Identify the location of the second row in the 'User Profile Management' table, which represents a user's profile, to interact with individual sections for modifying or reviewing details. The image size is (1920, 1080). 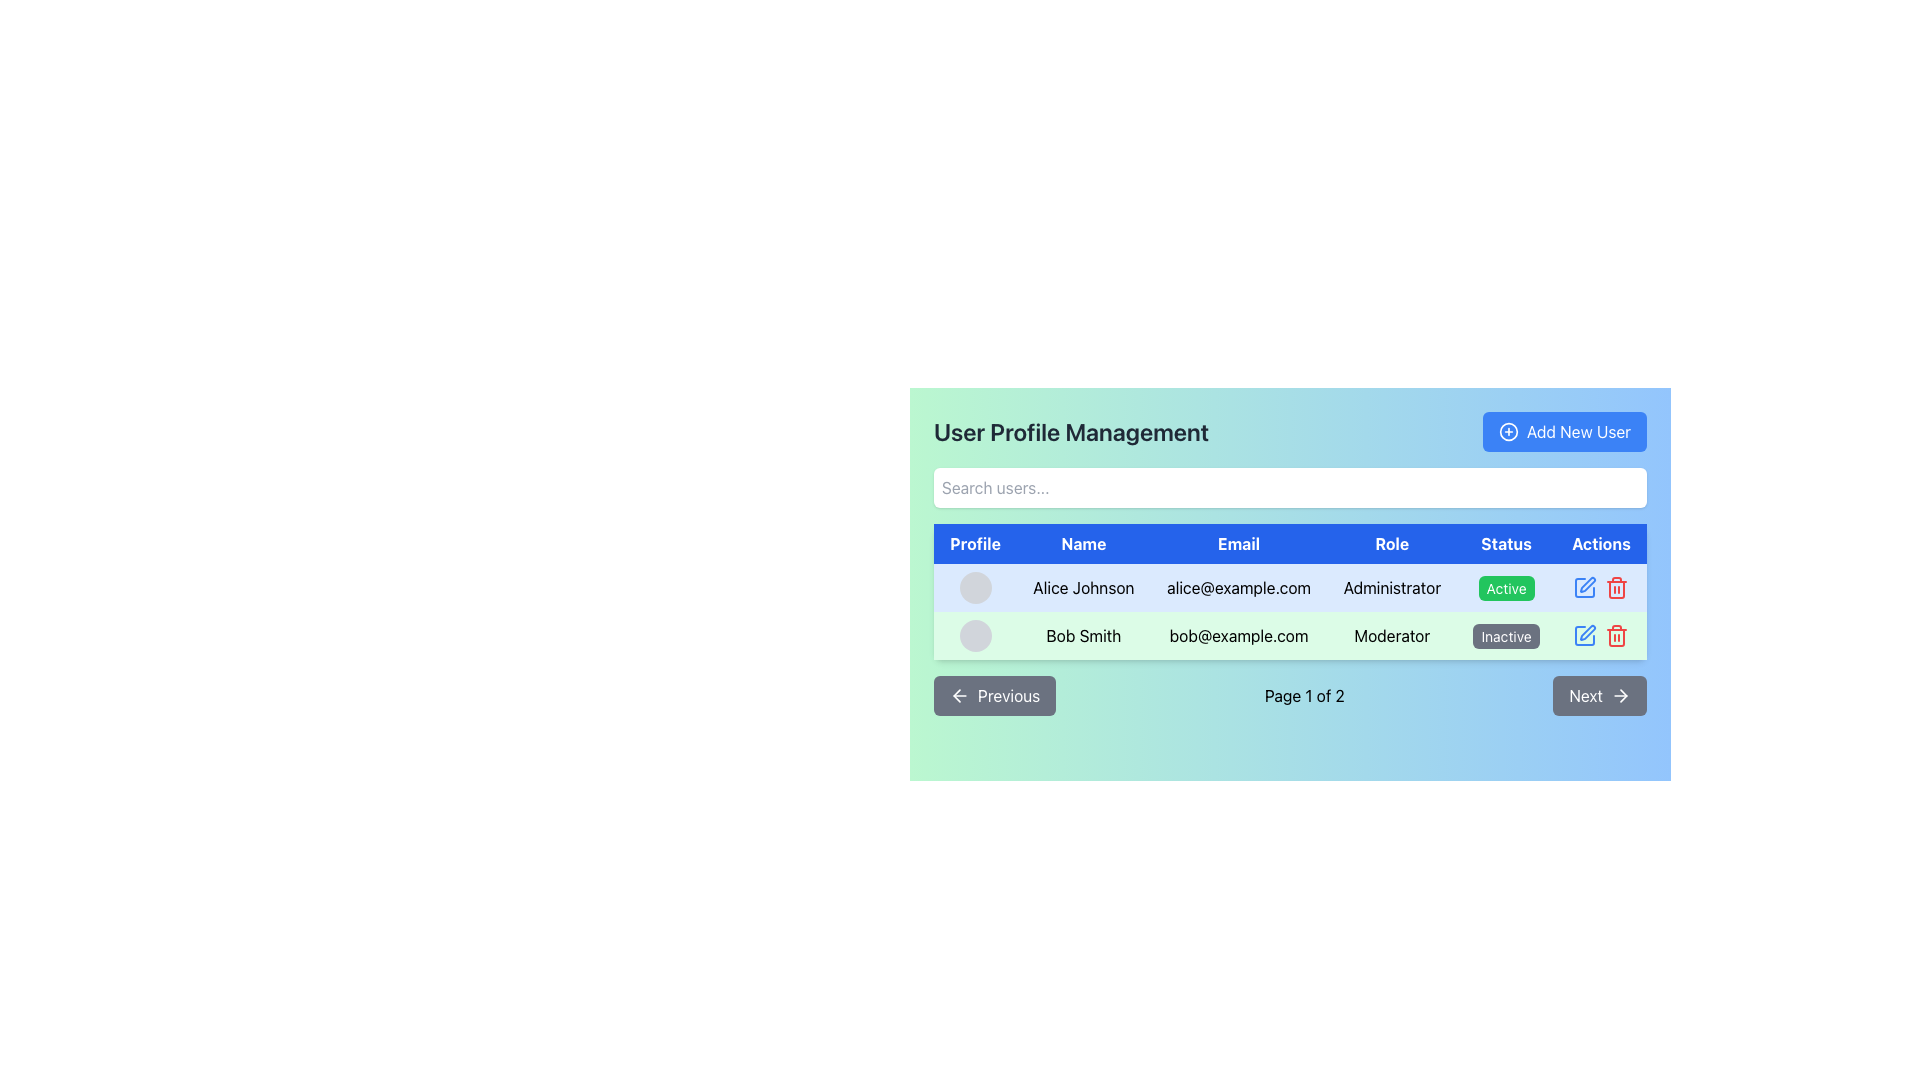
(1290, 636).